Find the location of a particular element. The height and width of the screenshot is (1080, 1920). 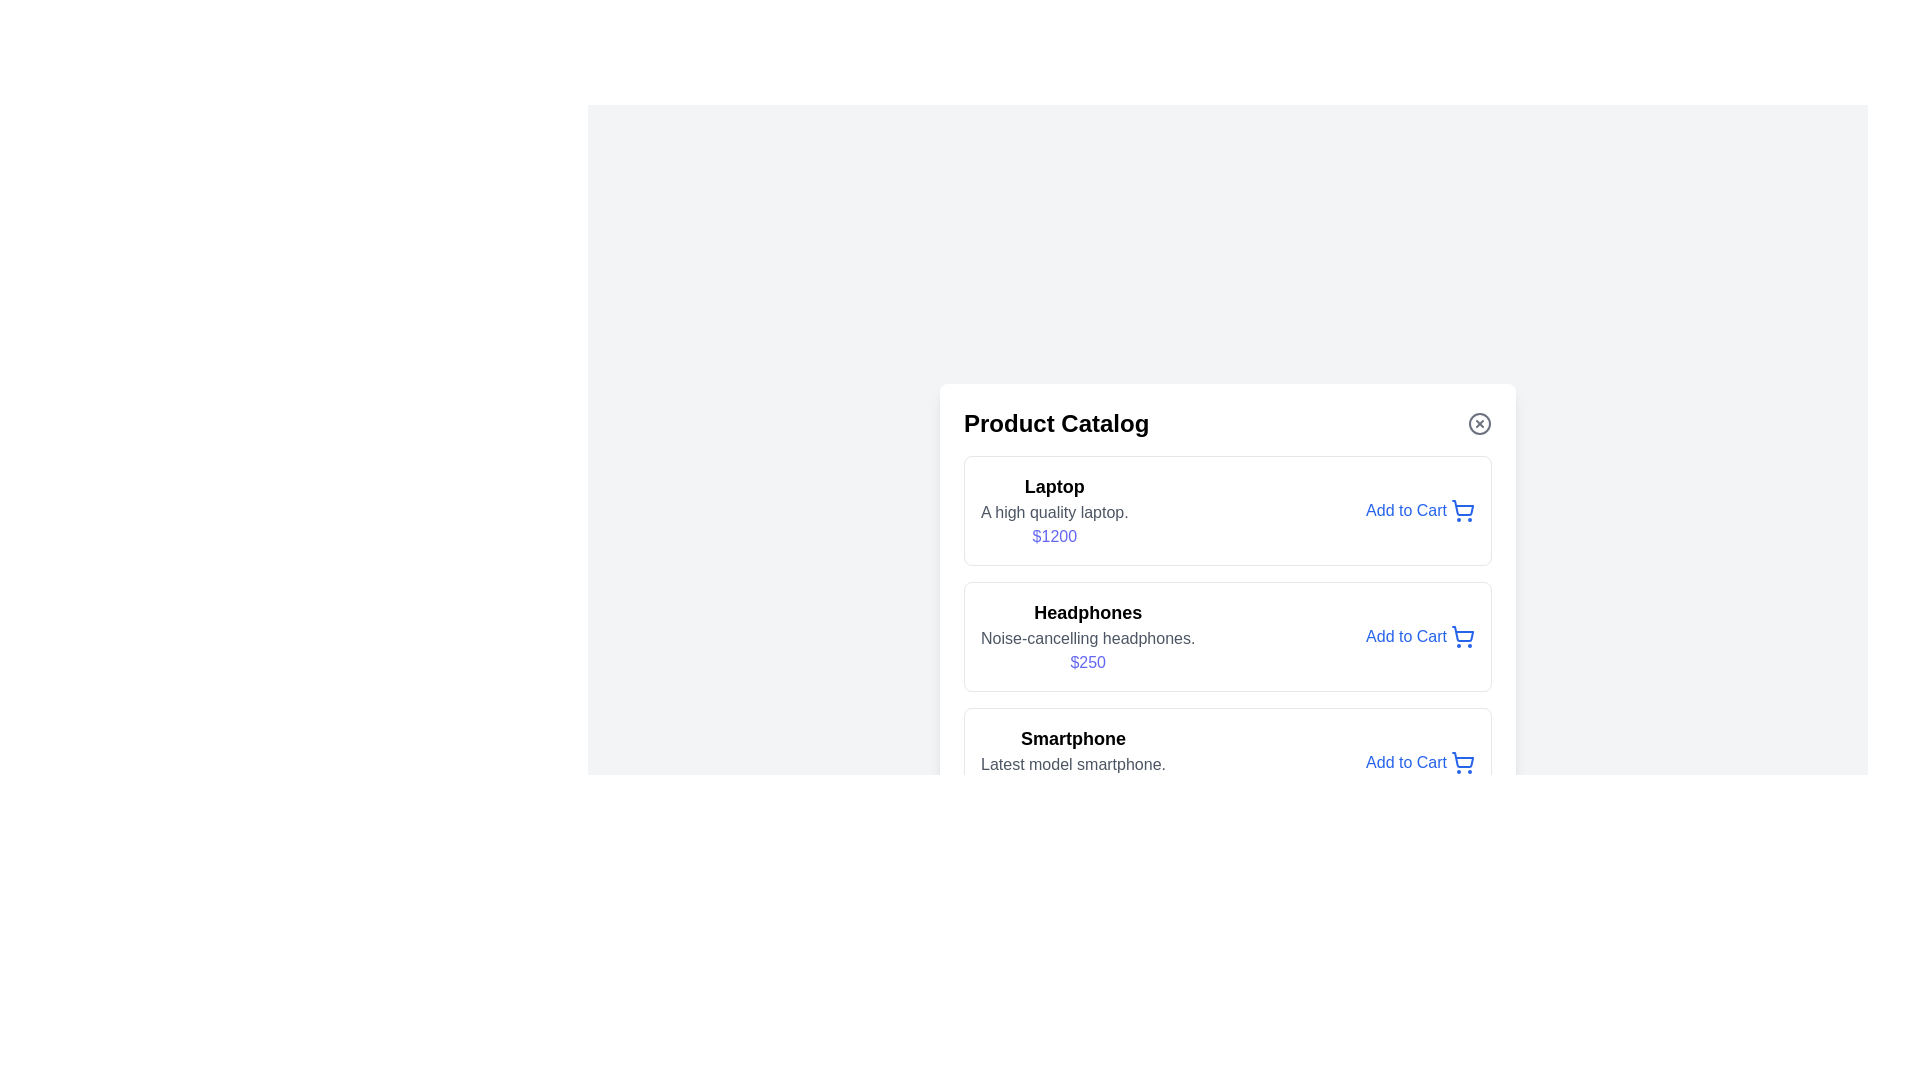

close button located at the top-right corner of the dialog is located at coordinates (1479, 423).